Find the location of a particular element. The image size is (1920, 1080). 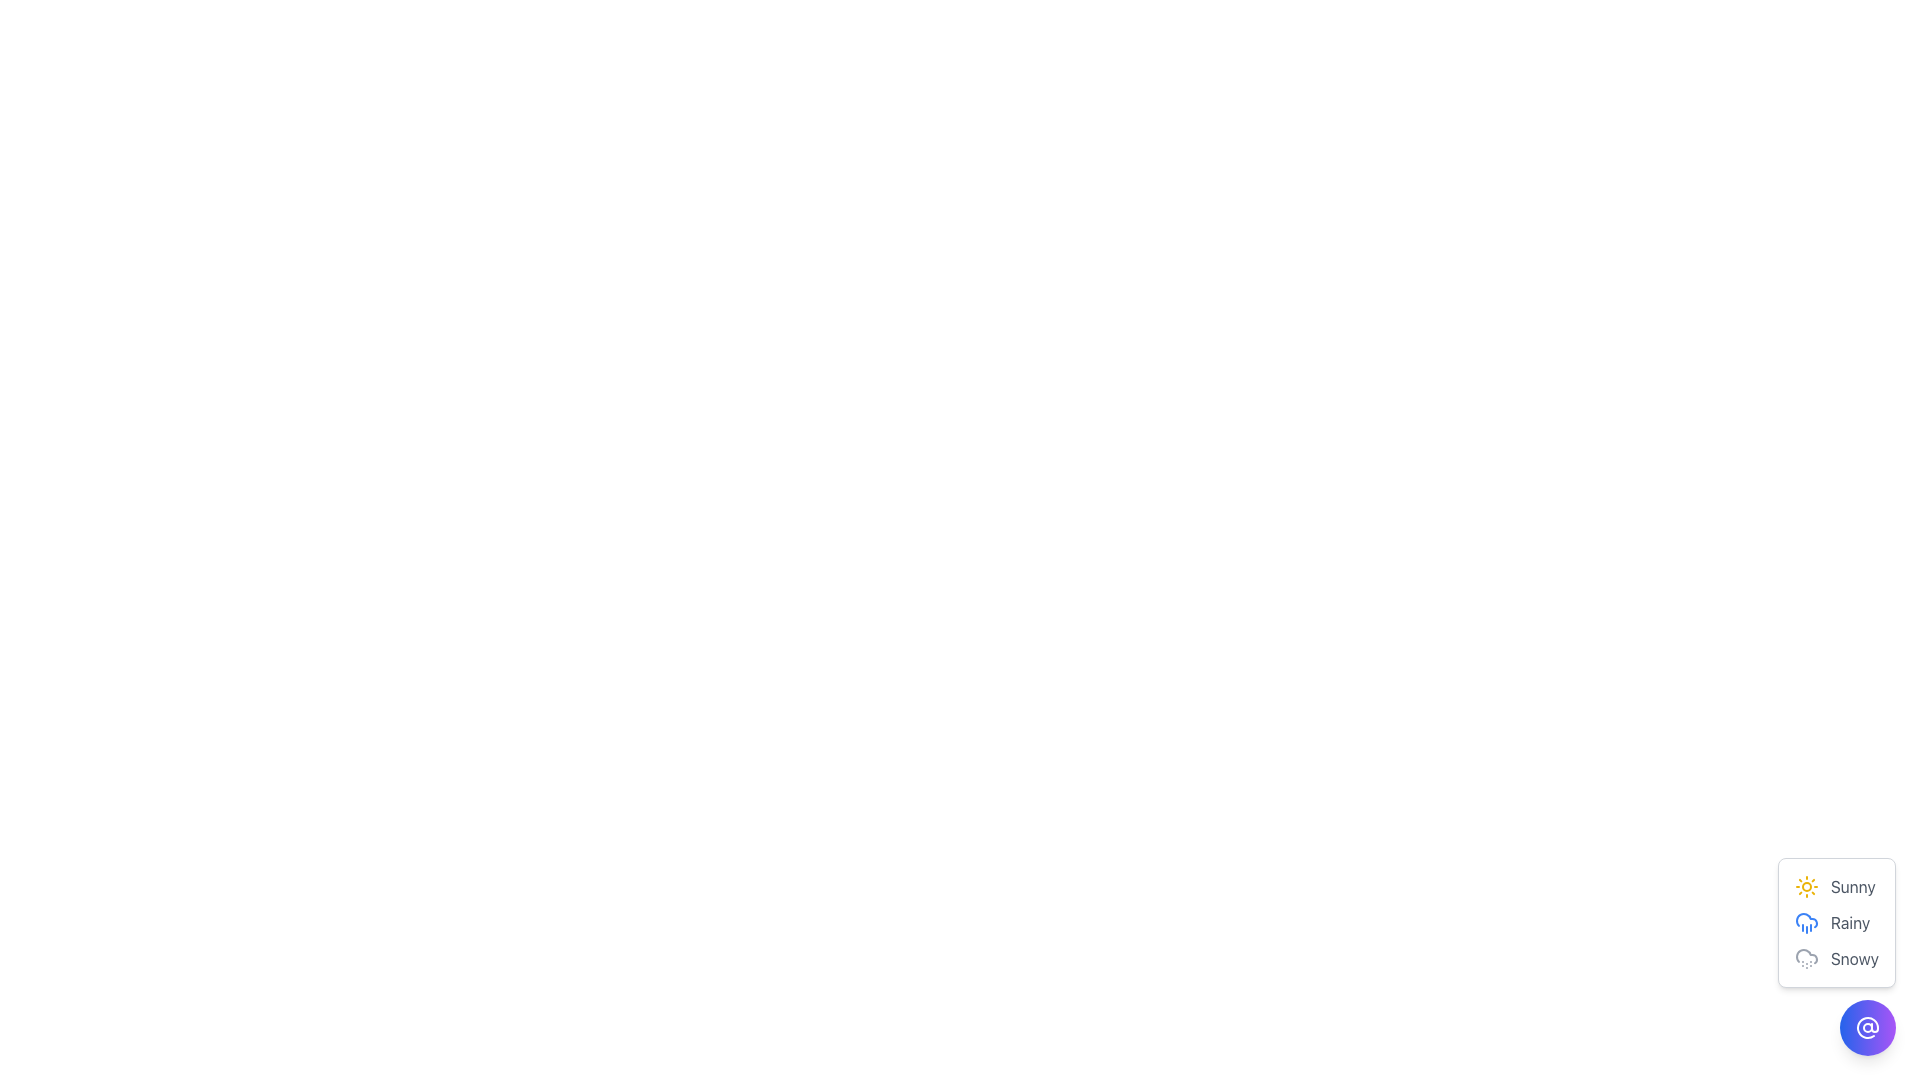

the circular '@' icon button located at the bottom-right corner of the interface is located at coordinates (1866, 1028).